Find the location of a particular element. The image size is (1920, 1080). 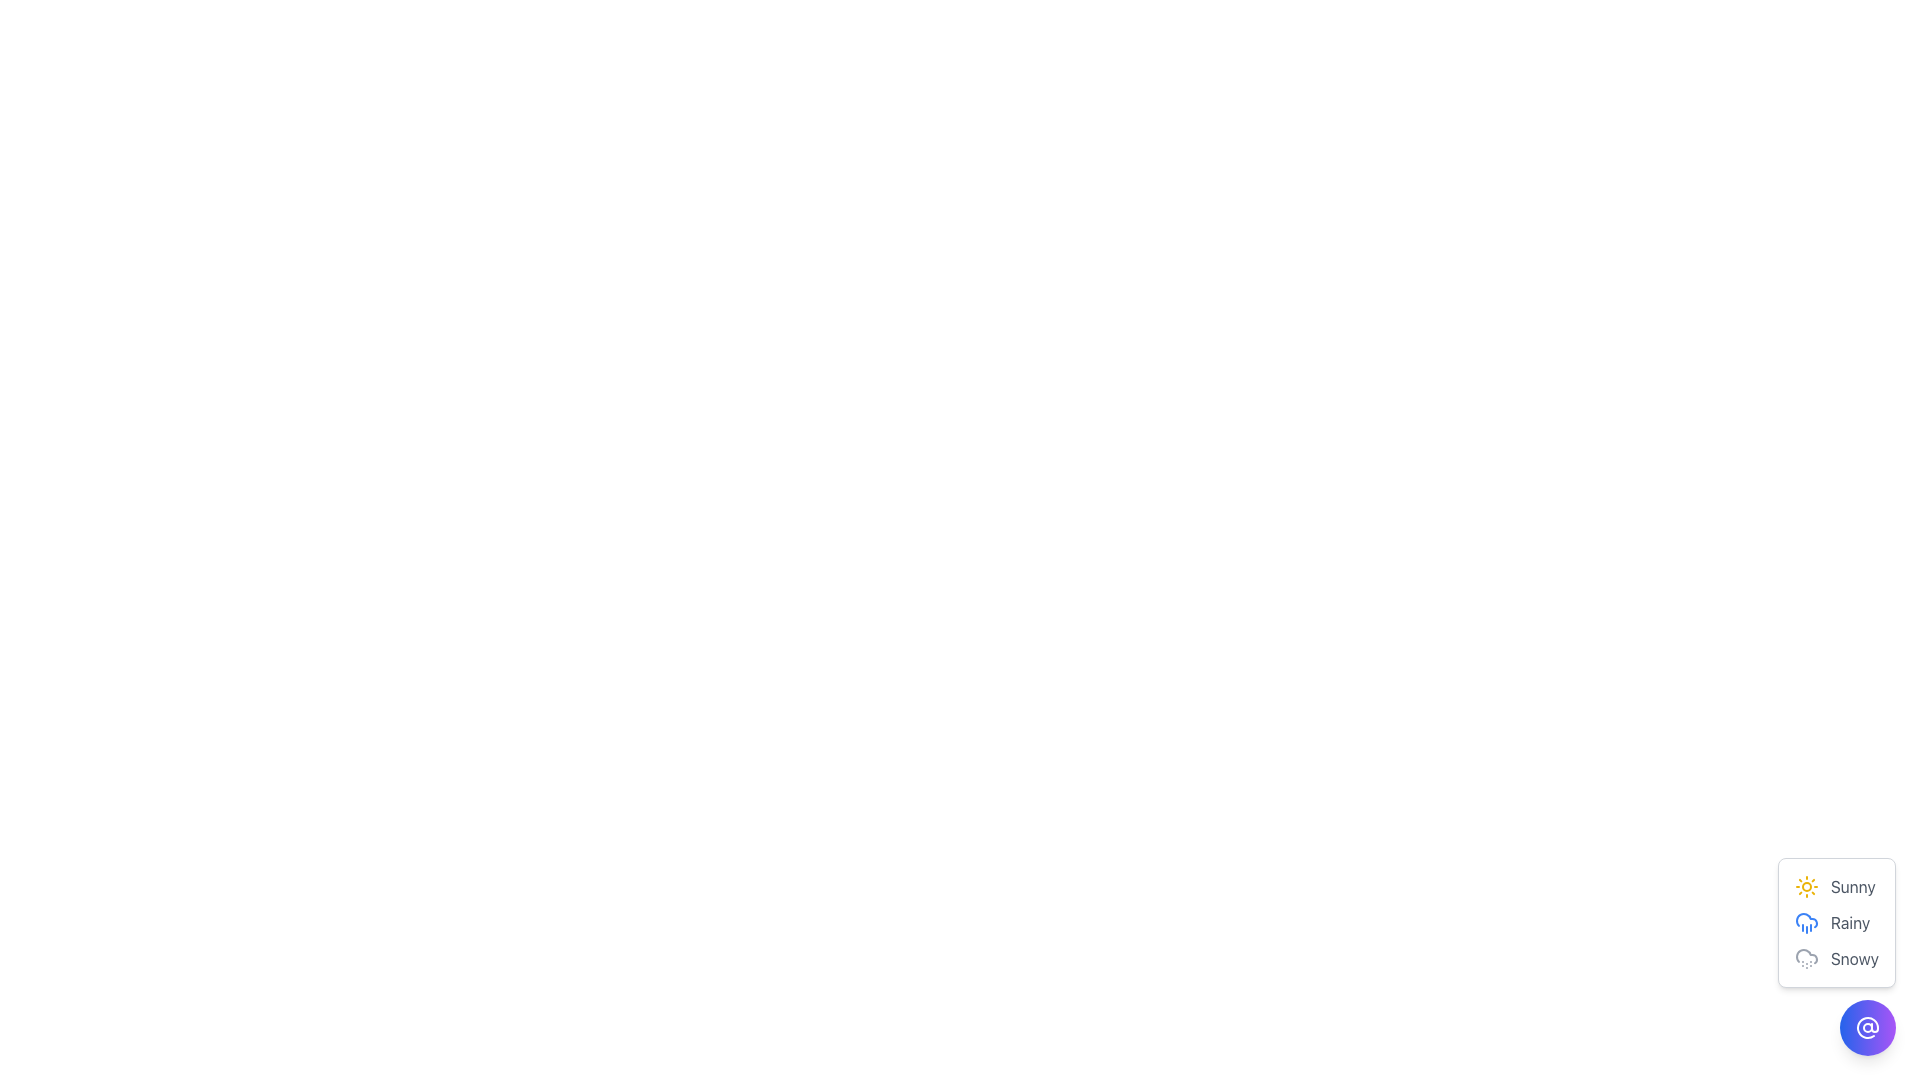

the circular '@' icon button located at the bottom-right corner of the interface is located at coordinates (1866, 1028).